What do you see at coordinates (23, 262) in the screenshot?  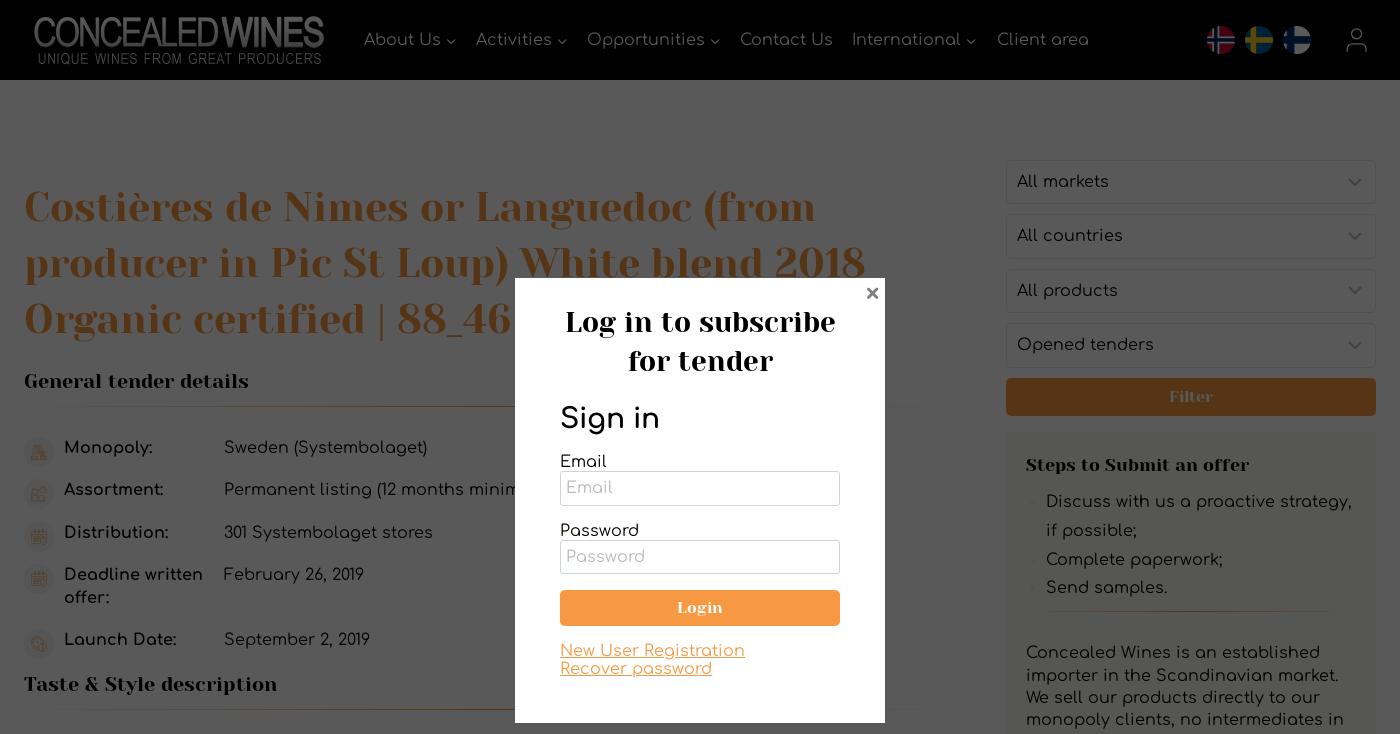 I see `'Costières de Nimes or Languedoc (from producer in Pic St Loup) White blend 2018 Organic certified | 88_46'` at bounding box center [23, 262].